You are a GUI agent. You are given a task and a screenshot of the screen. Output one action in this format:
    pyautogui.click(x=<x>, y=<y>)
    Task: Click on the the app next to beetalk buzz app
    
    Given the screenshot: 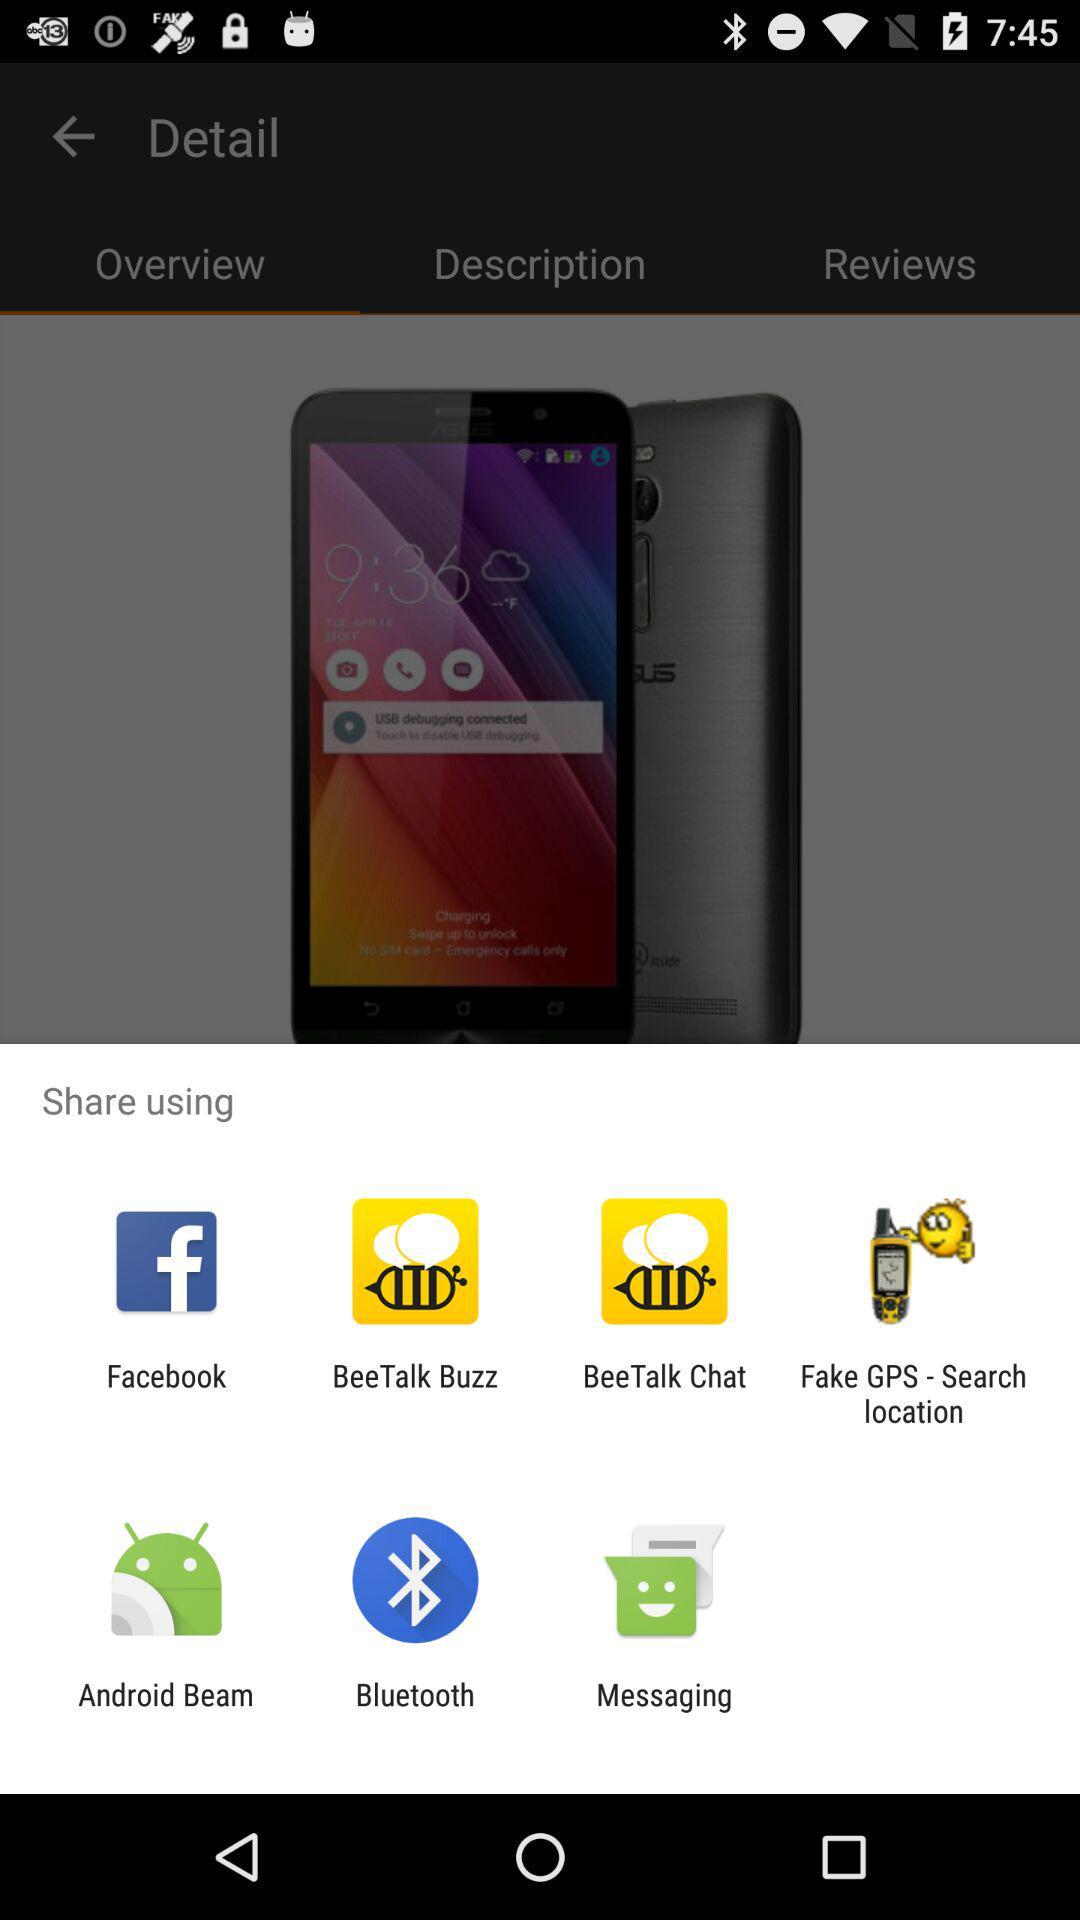 What is the action you would take?
    pyautogui.click(x=664, y=1392)
    